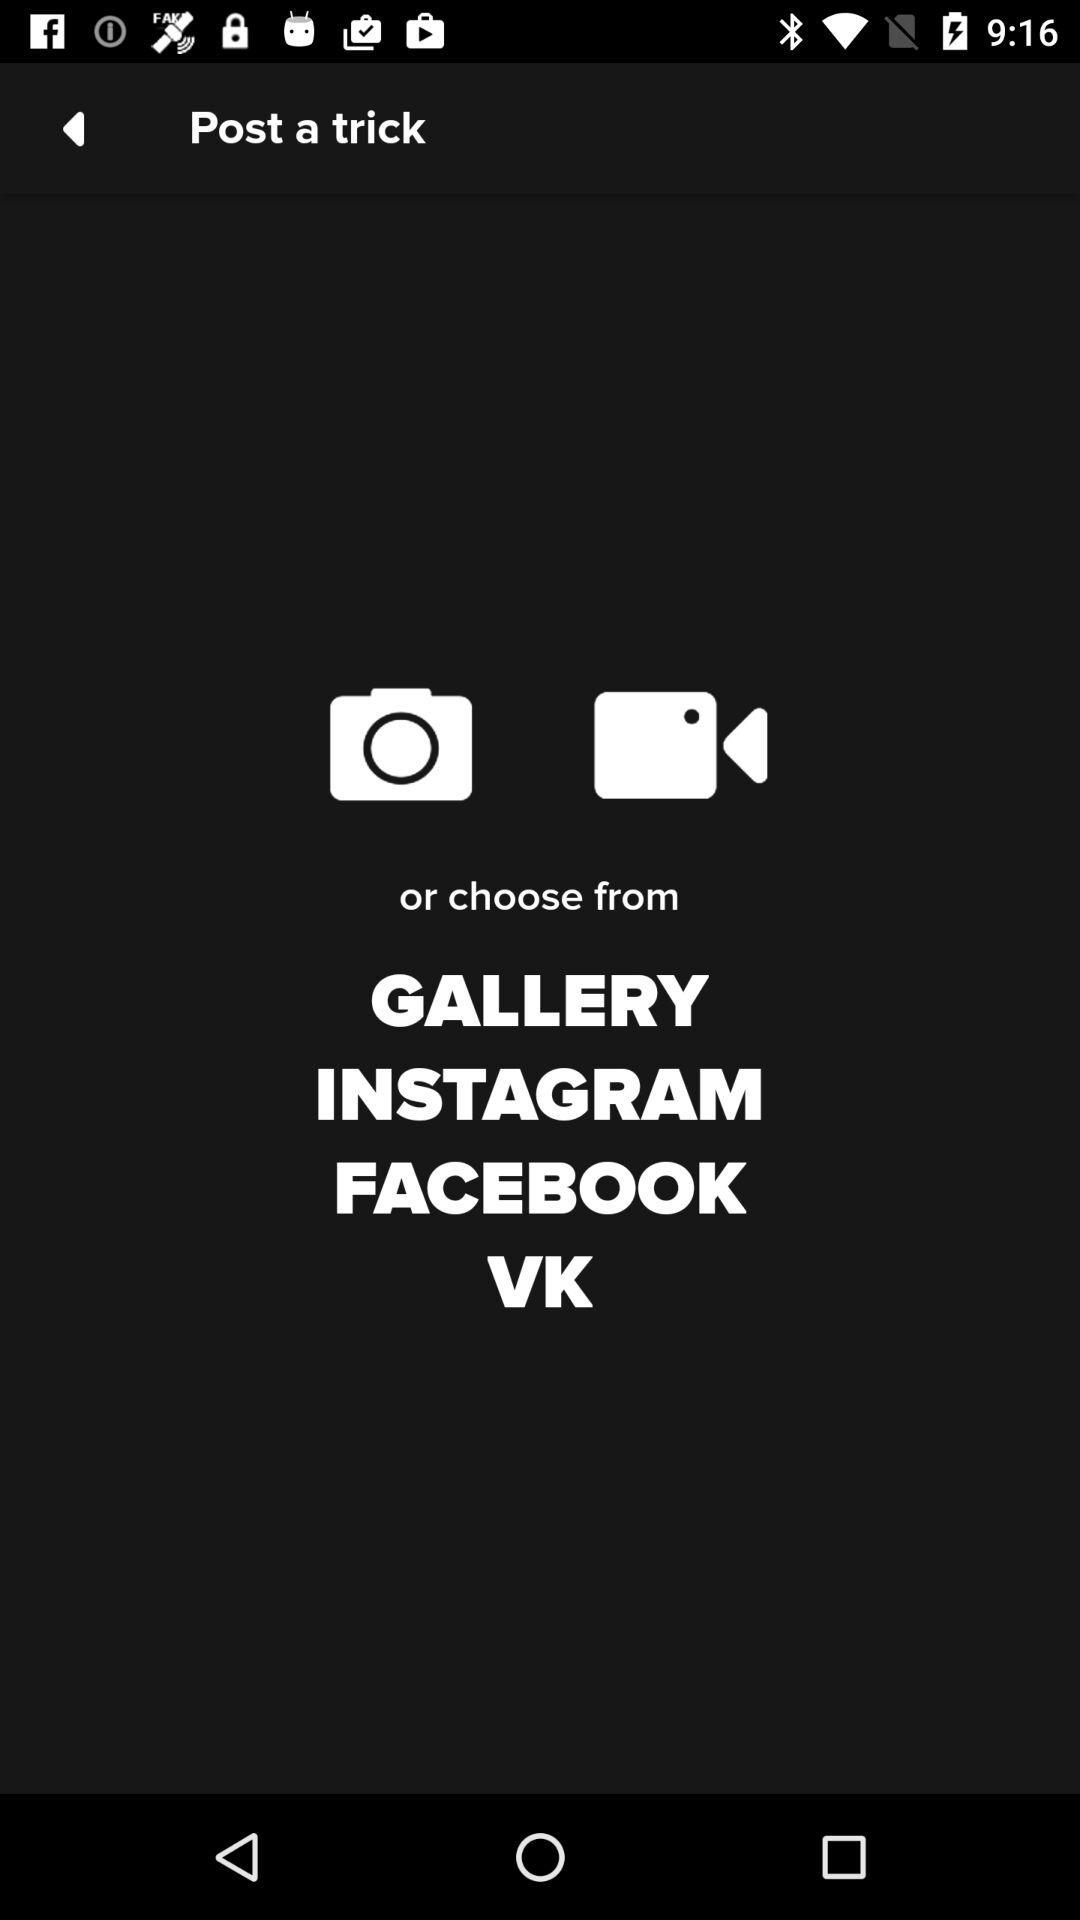  Describe the element at coordinates (538, 1190) in the screenshot. I see `item below the instagram` at that location.